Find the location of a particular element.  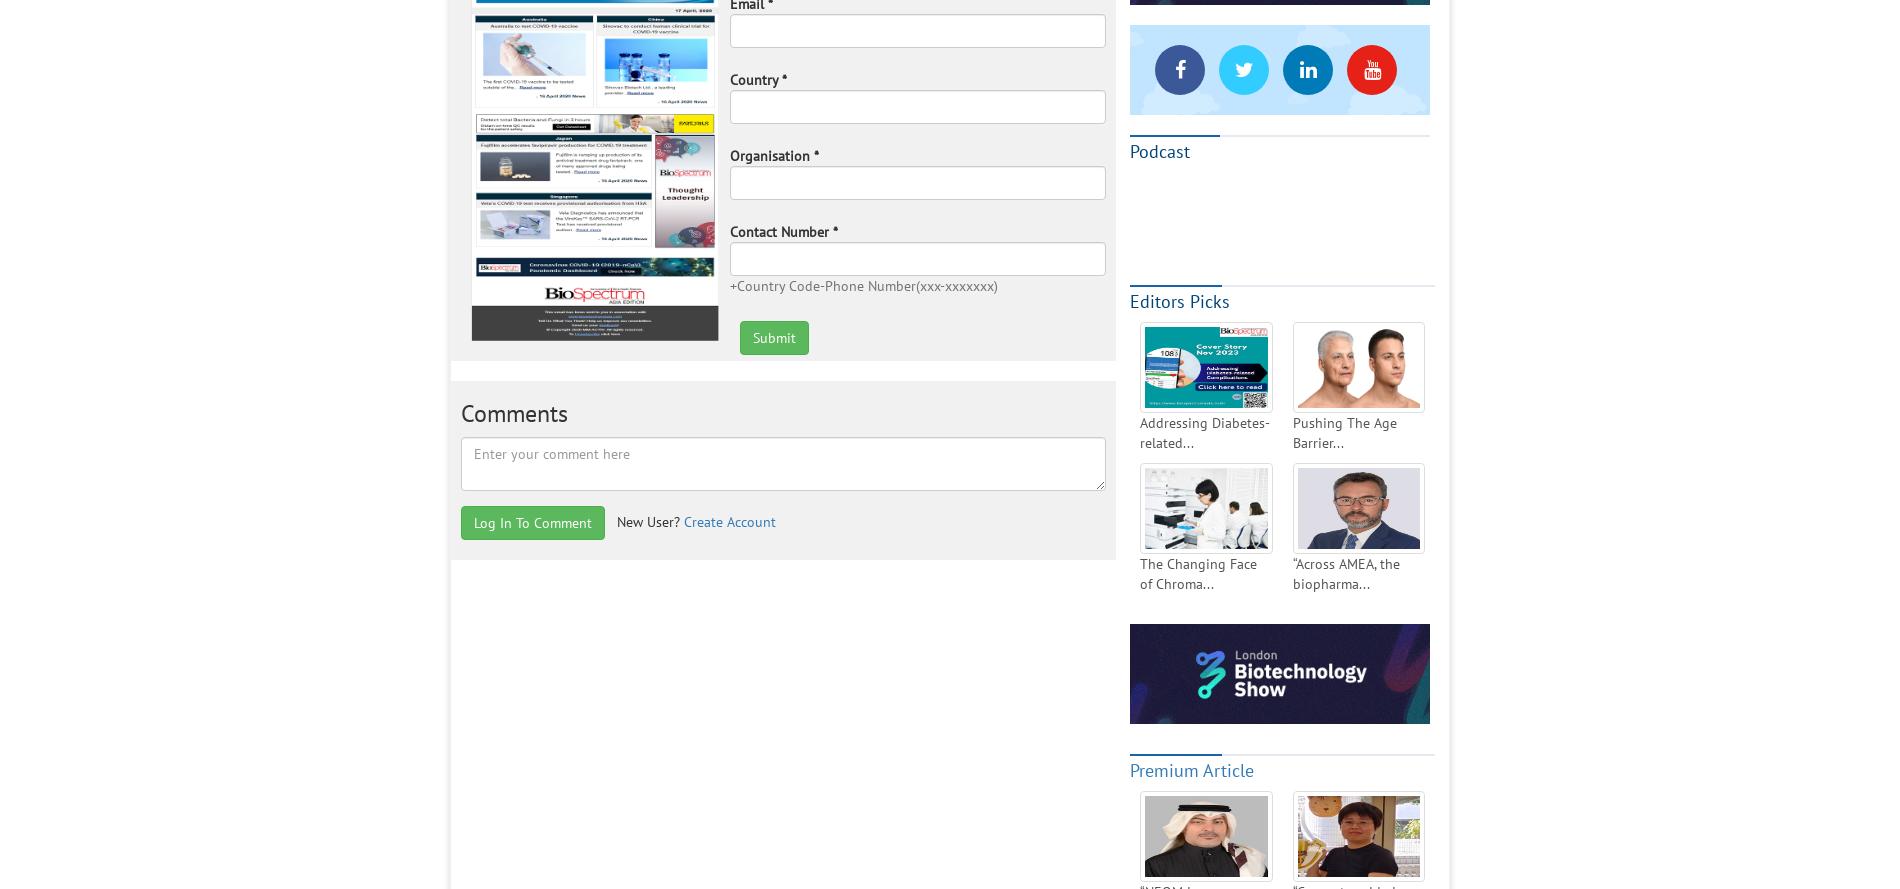

'Pushing The Age Barrier...' is located at coordinates (1343, 431).